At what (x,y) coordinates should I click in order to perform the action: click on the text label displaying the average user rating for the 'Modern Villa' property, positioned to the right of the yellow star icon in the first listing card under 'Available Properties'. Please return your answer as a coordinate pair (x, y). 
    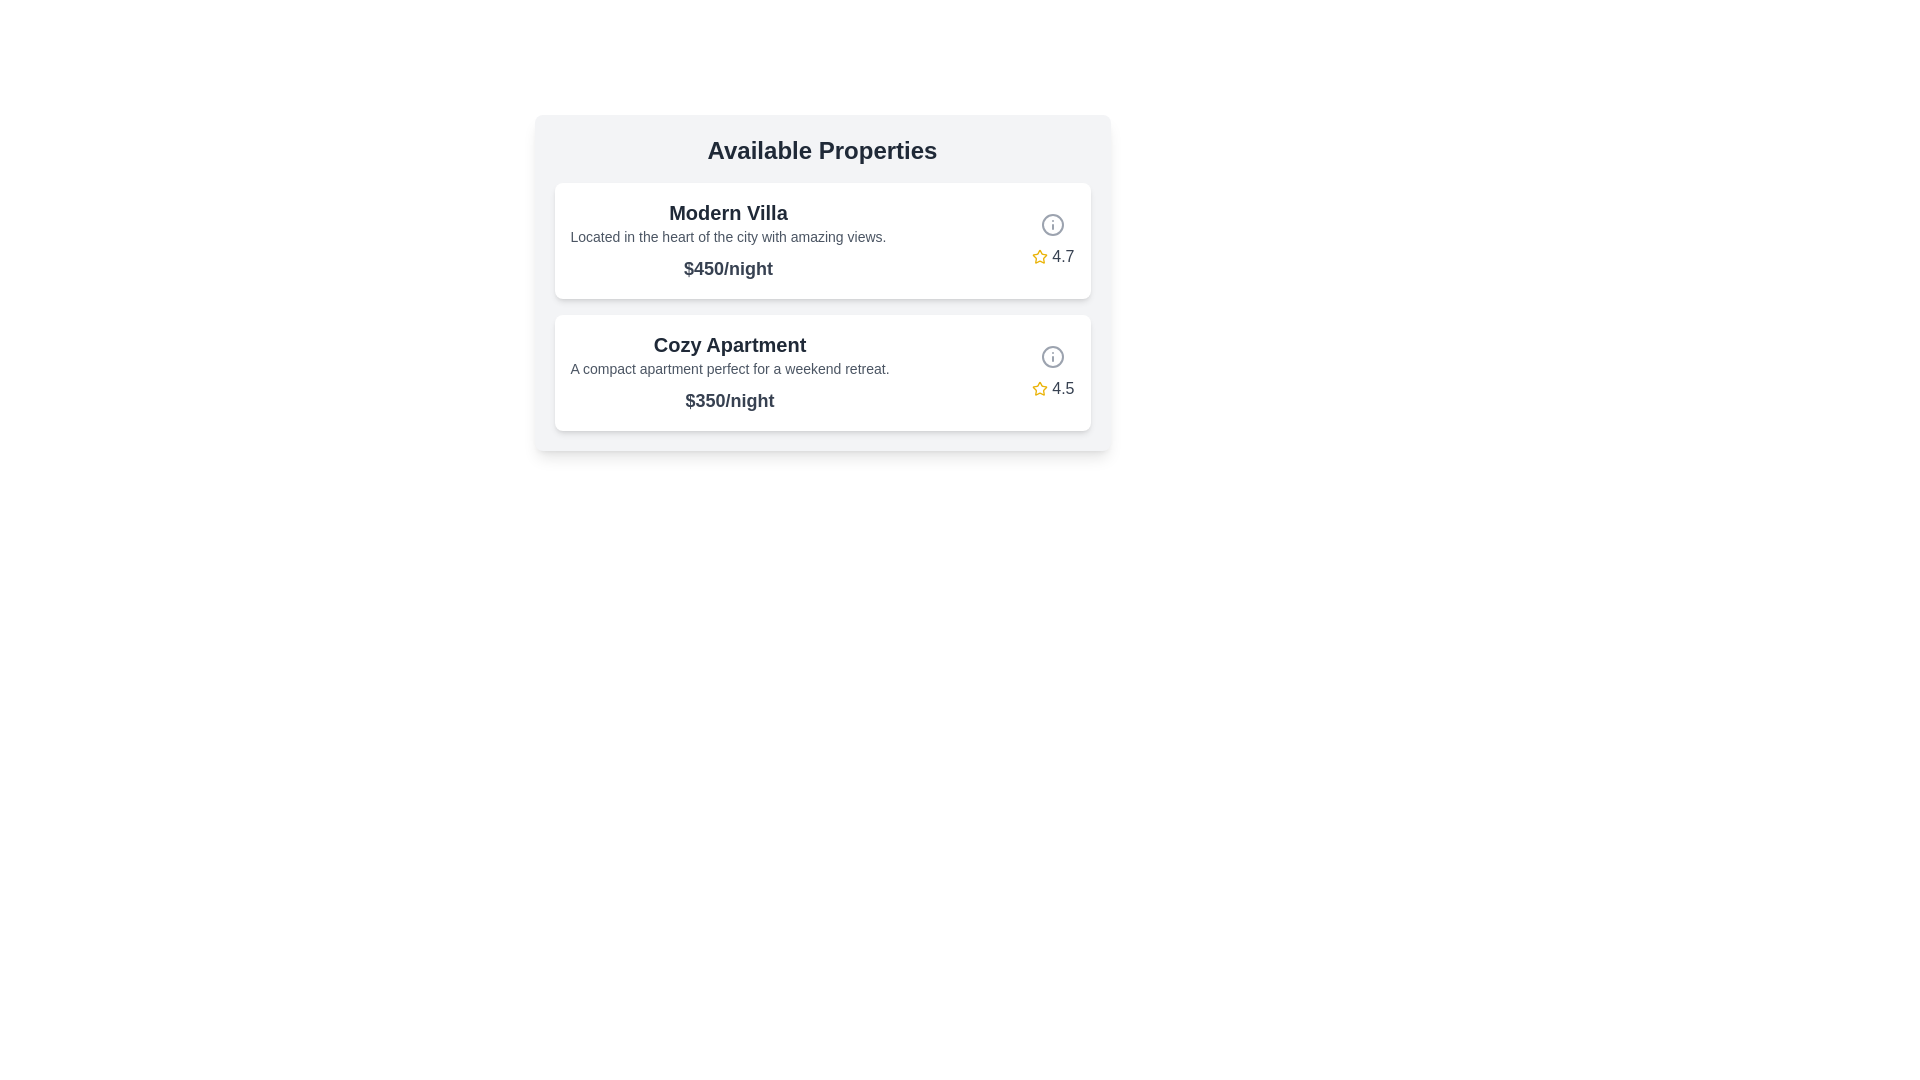
    Looking at the image, I should click on (1062, 256).